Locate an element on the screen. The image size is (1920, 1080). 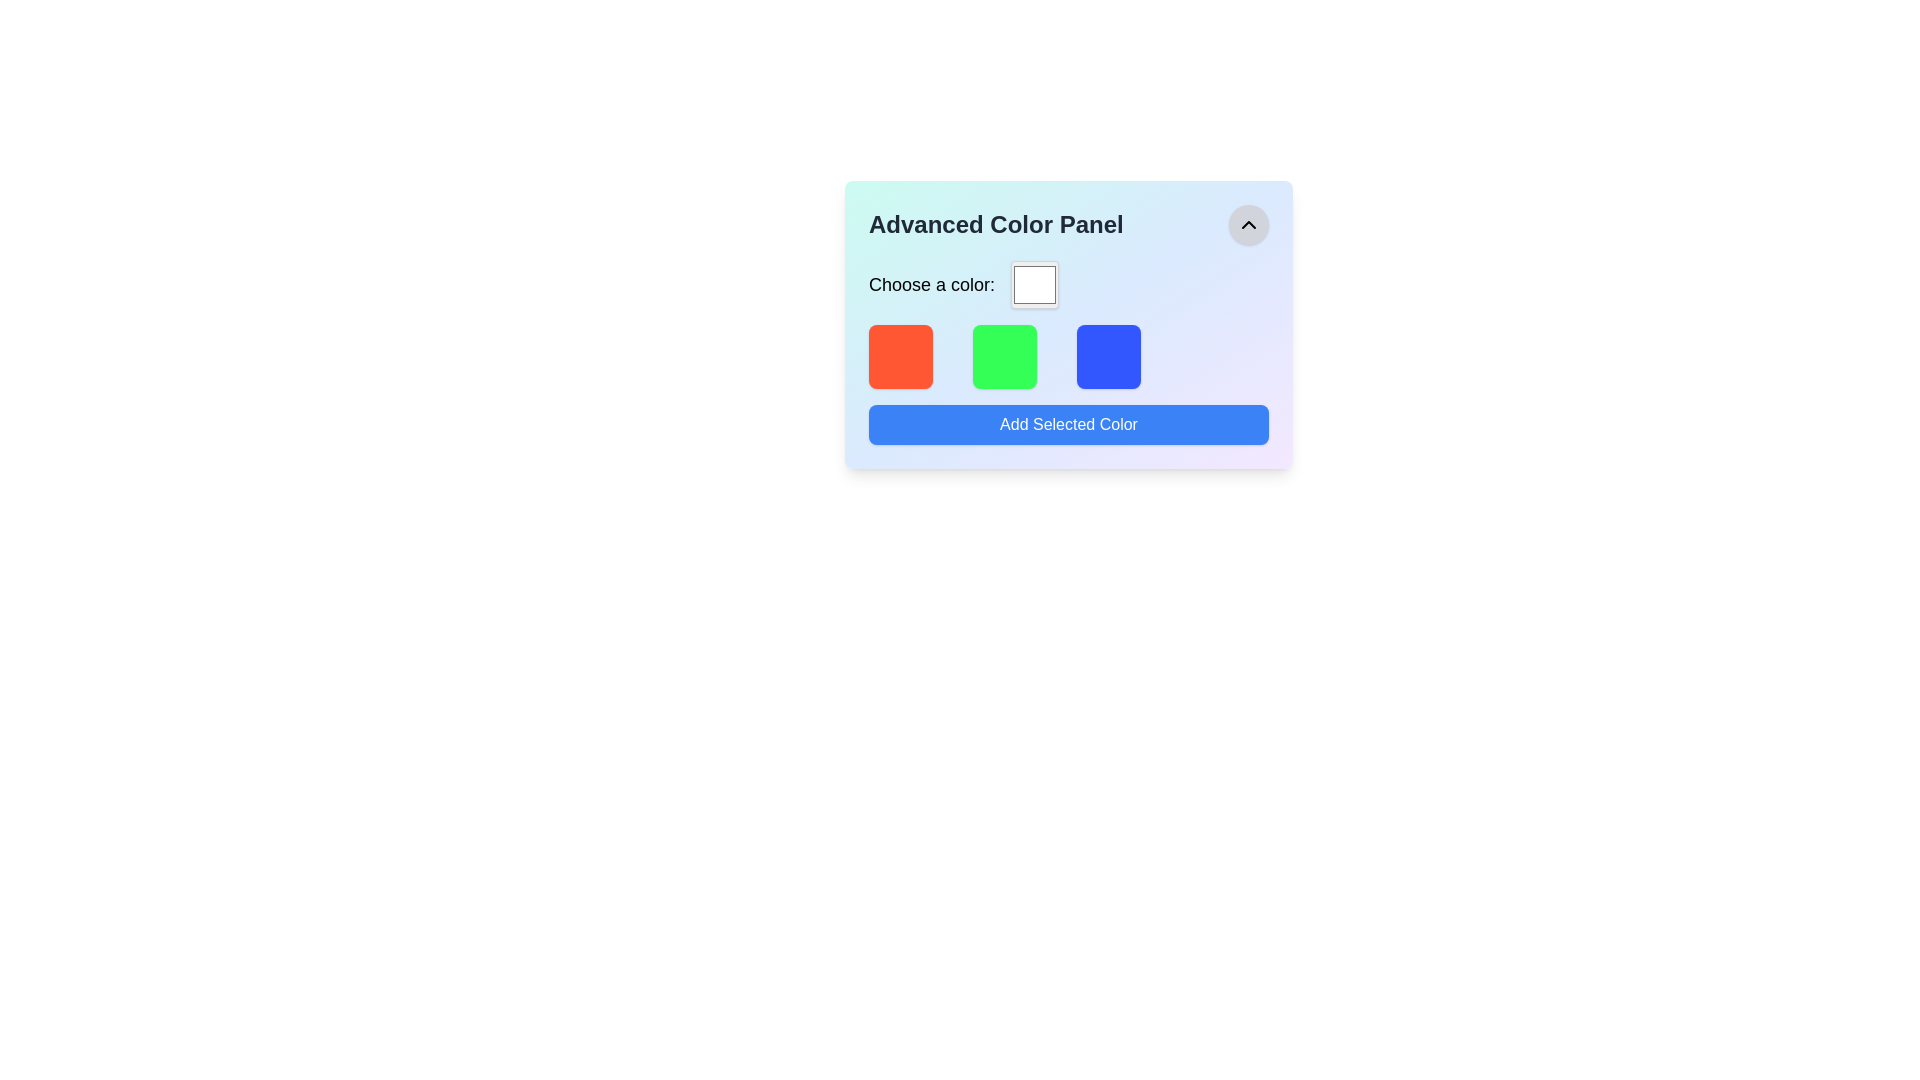
the collapse button located in the top-right corner of the 'Advanced Color Panel' to minimize the panel contents is located at coordinates (1247, 224).